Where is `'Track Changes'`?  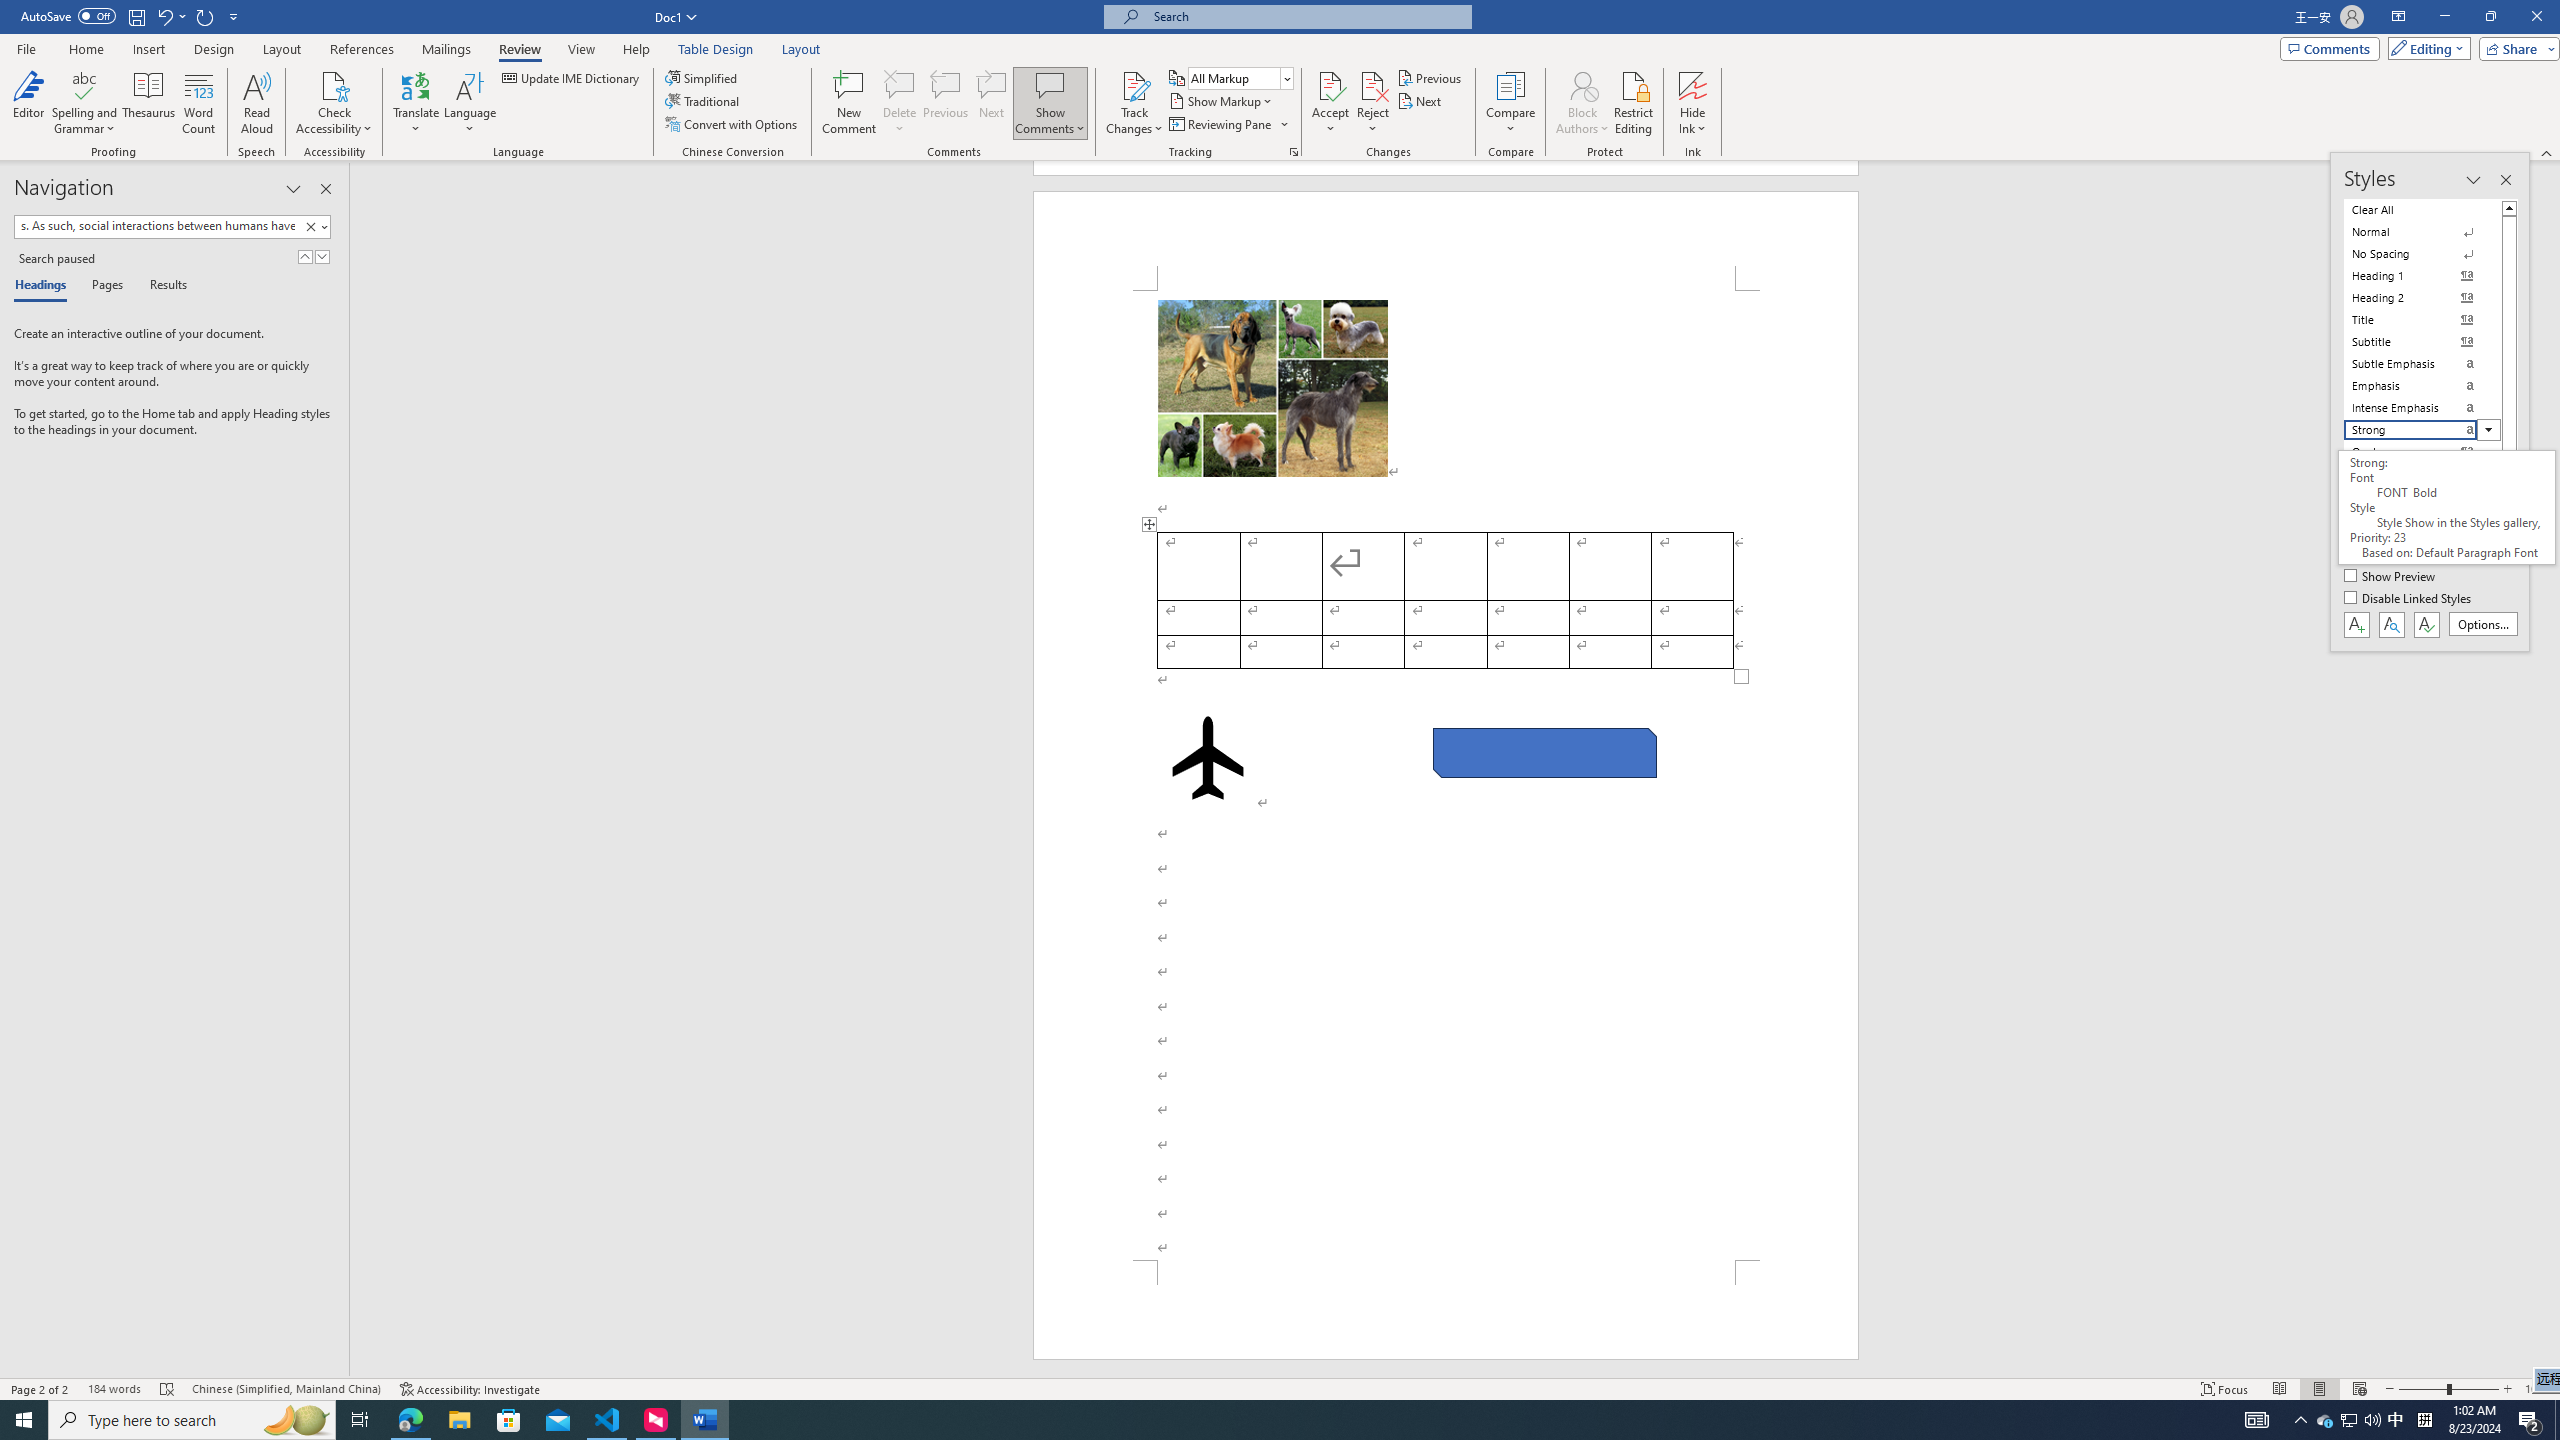 'Track Changes' is located at coordinates (1133, 84).